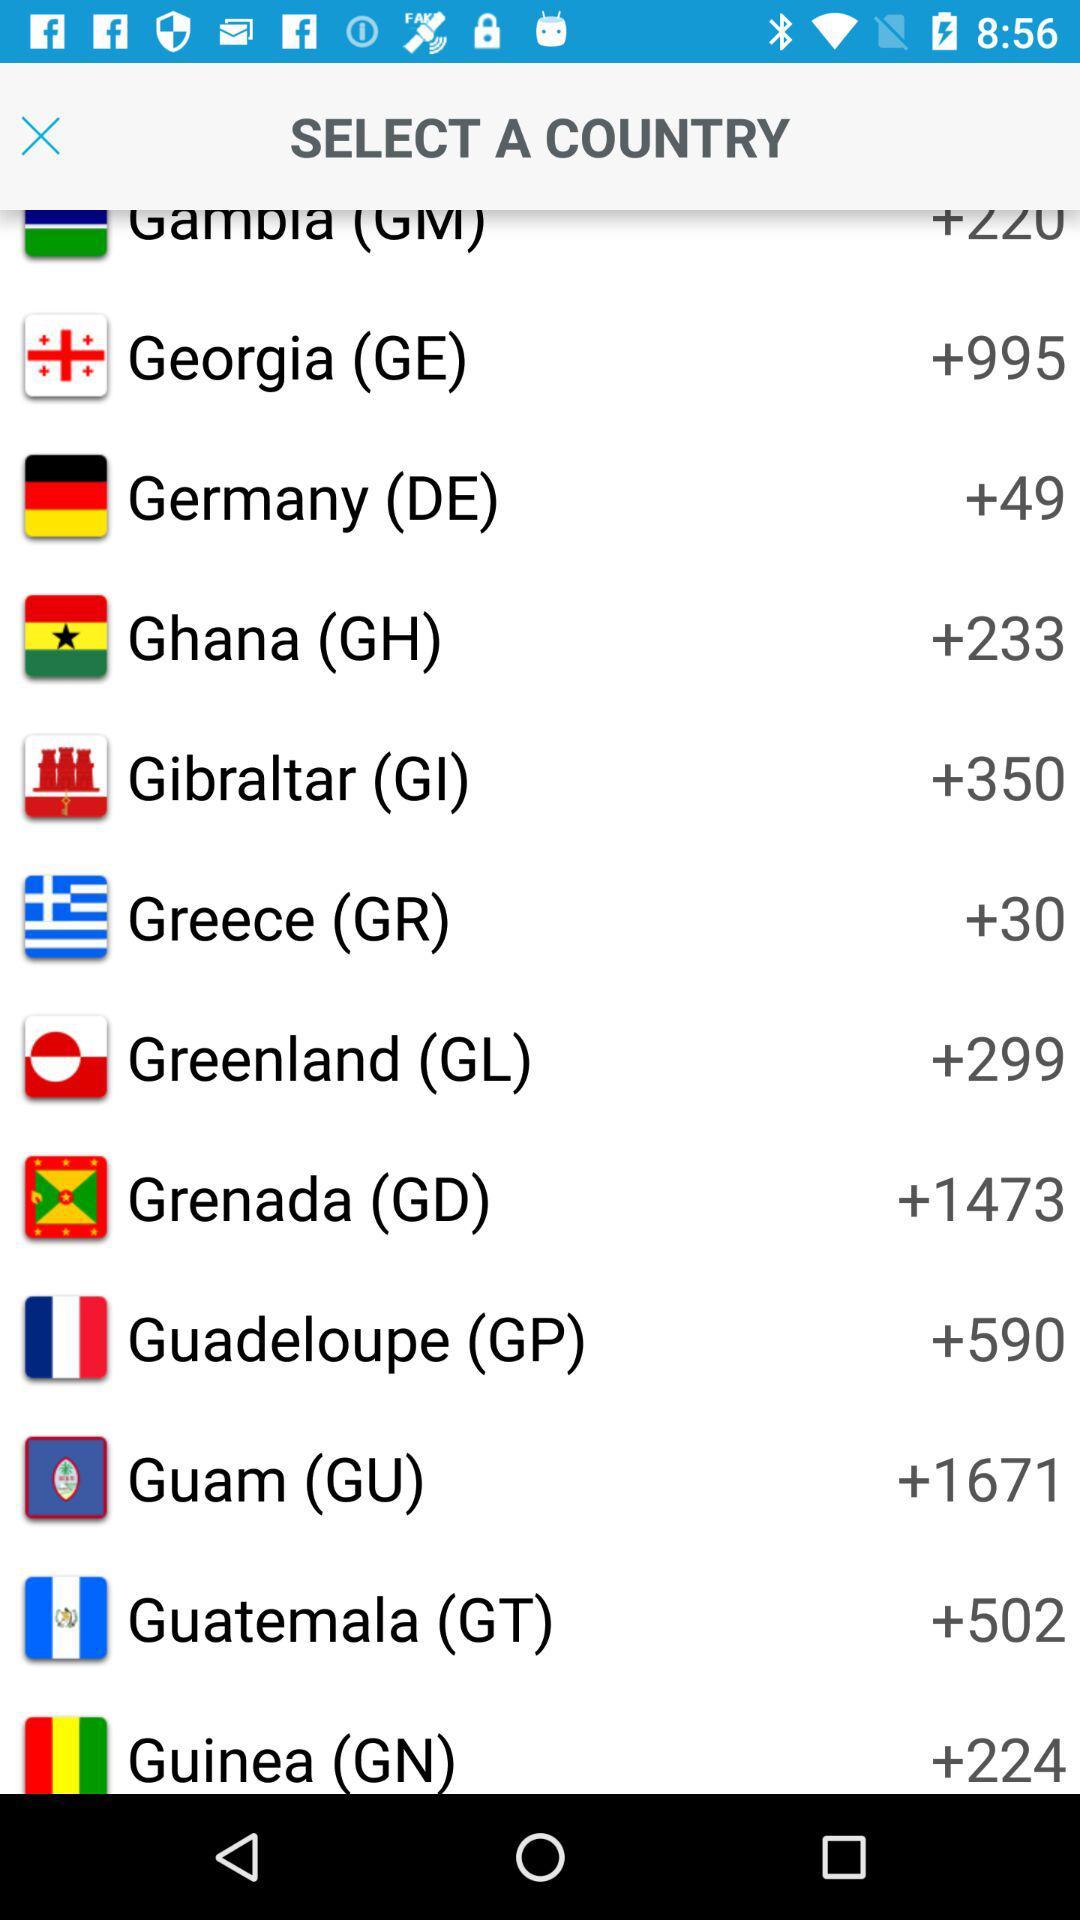  I want to click on icon next to guam (gu) item, so click(980, 1477).